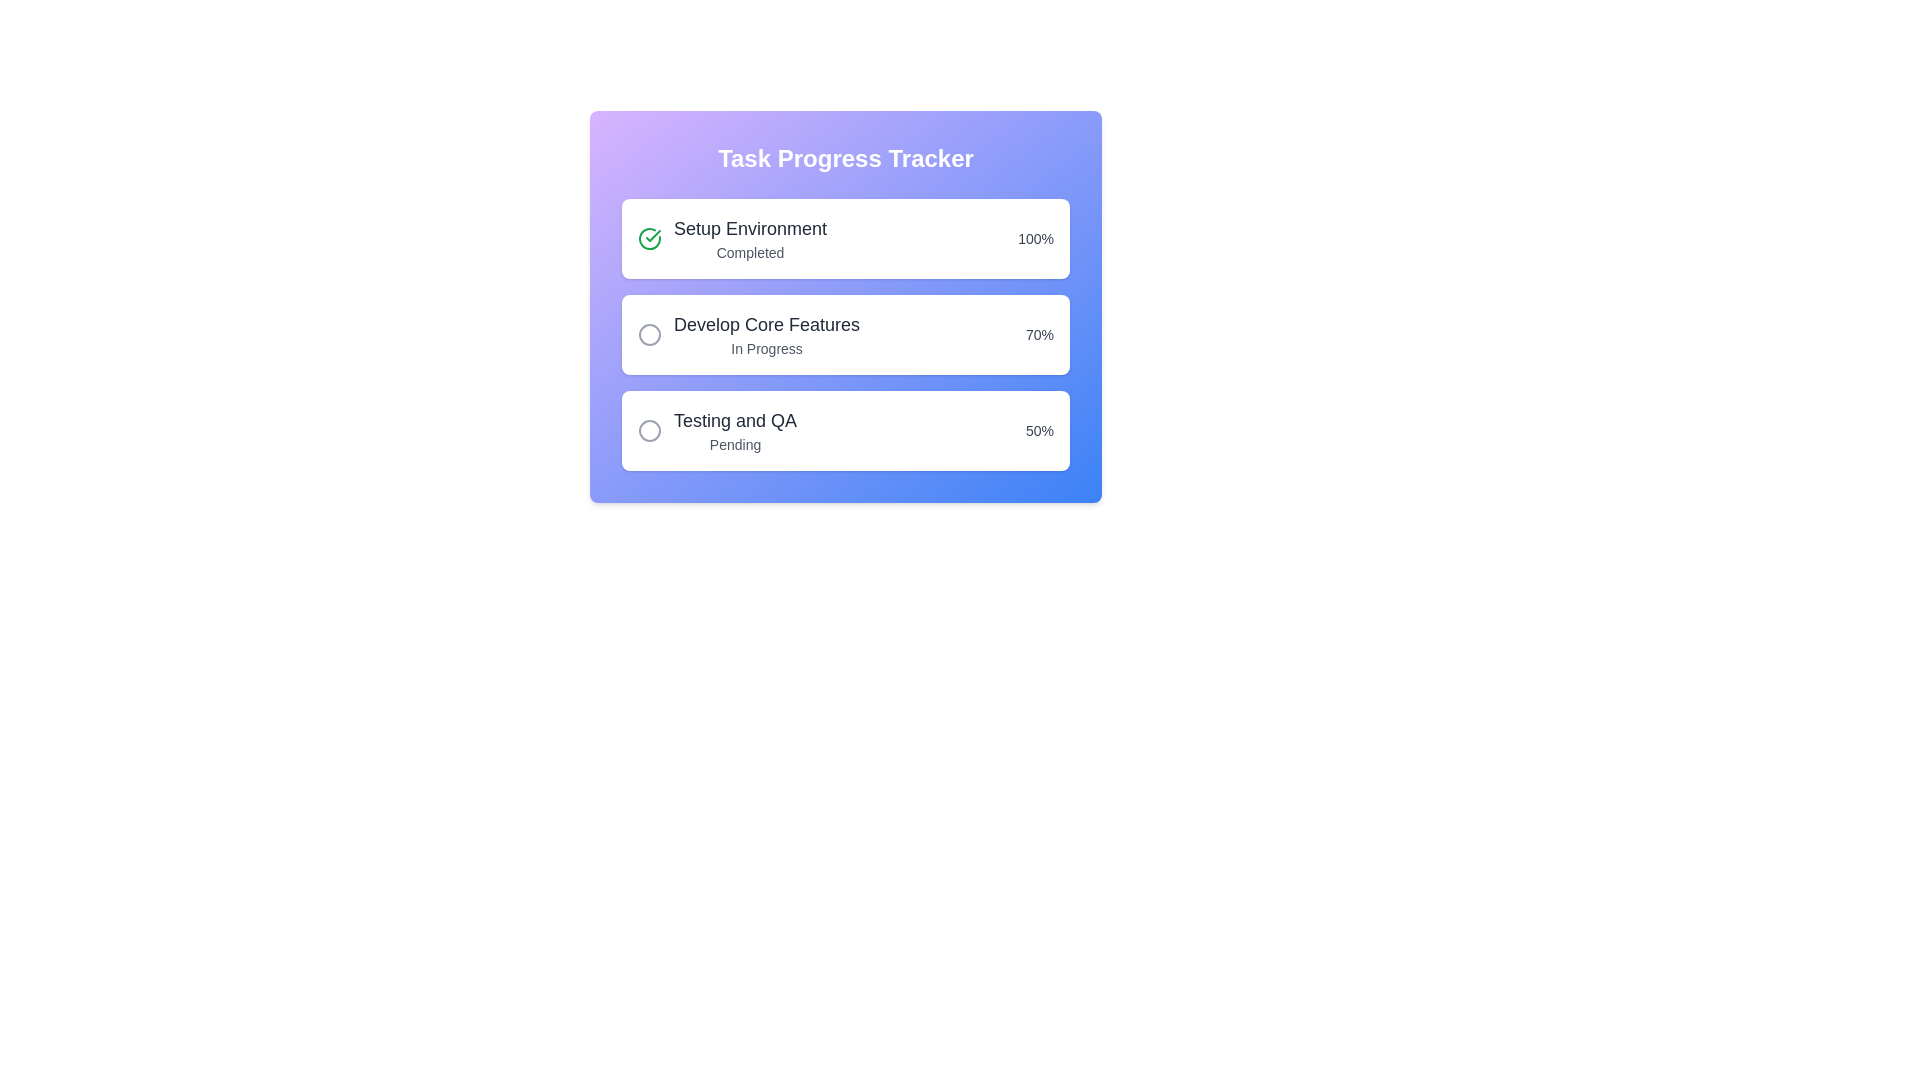 The width and height of the screenshot is (1920, 1080). I want to click on text content of the bold text label displaying 'Setup Environment', which is located under the 'Task Progress Tracker' header, so click(749, 227).